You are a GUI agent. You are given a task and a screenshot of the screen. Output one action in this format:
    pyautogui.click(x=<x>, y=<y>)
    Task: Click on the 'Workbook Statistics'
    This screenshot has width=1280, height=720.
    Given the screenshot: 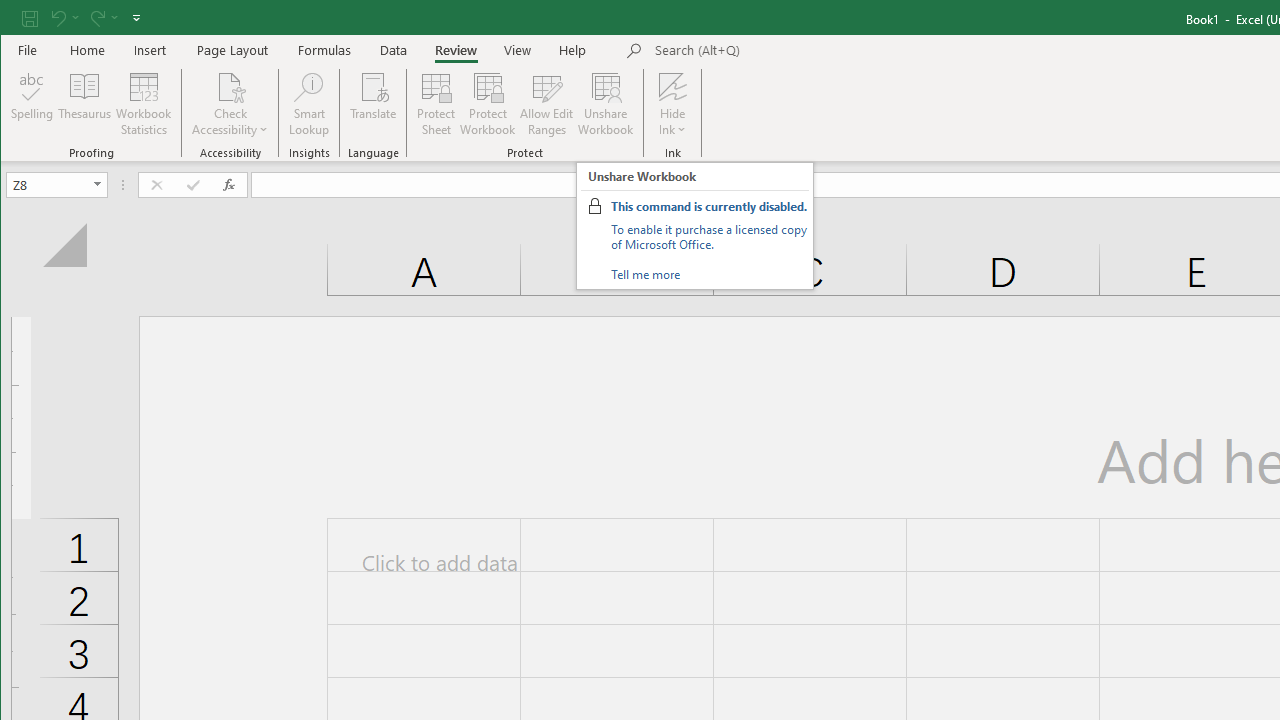 What is the action you would take?
    pyautogui.click(x=143, y=104)
    